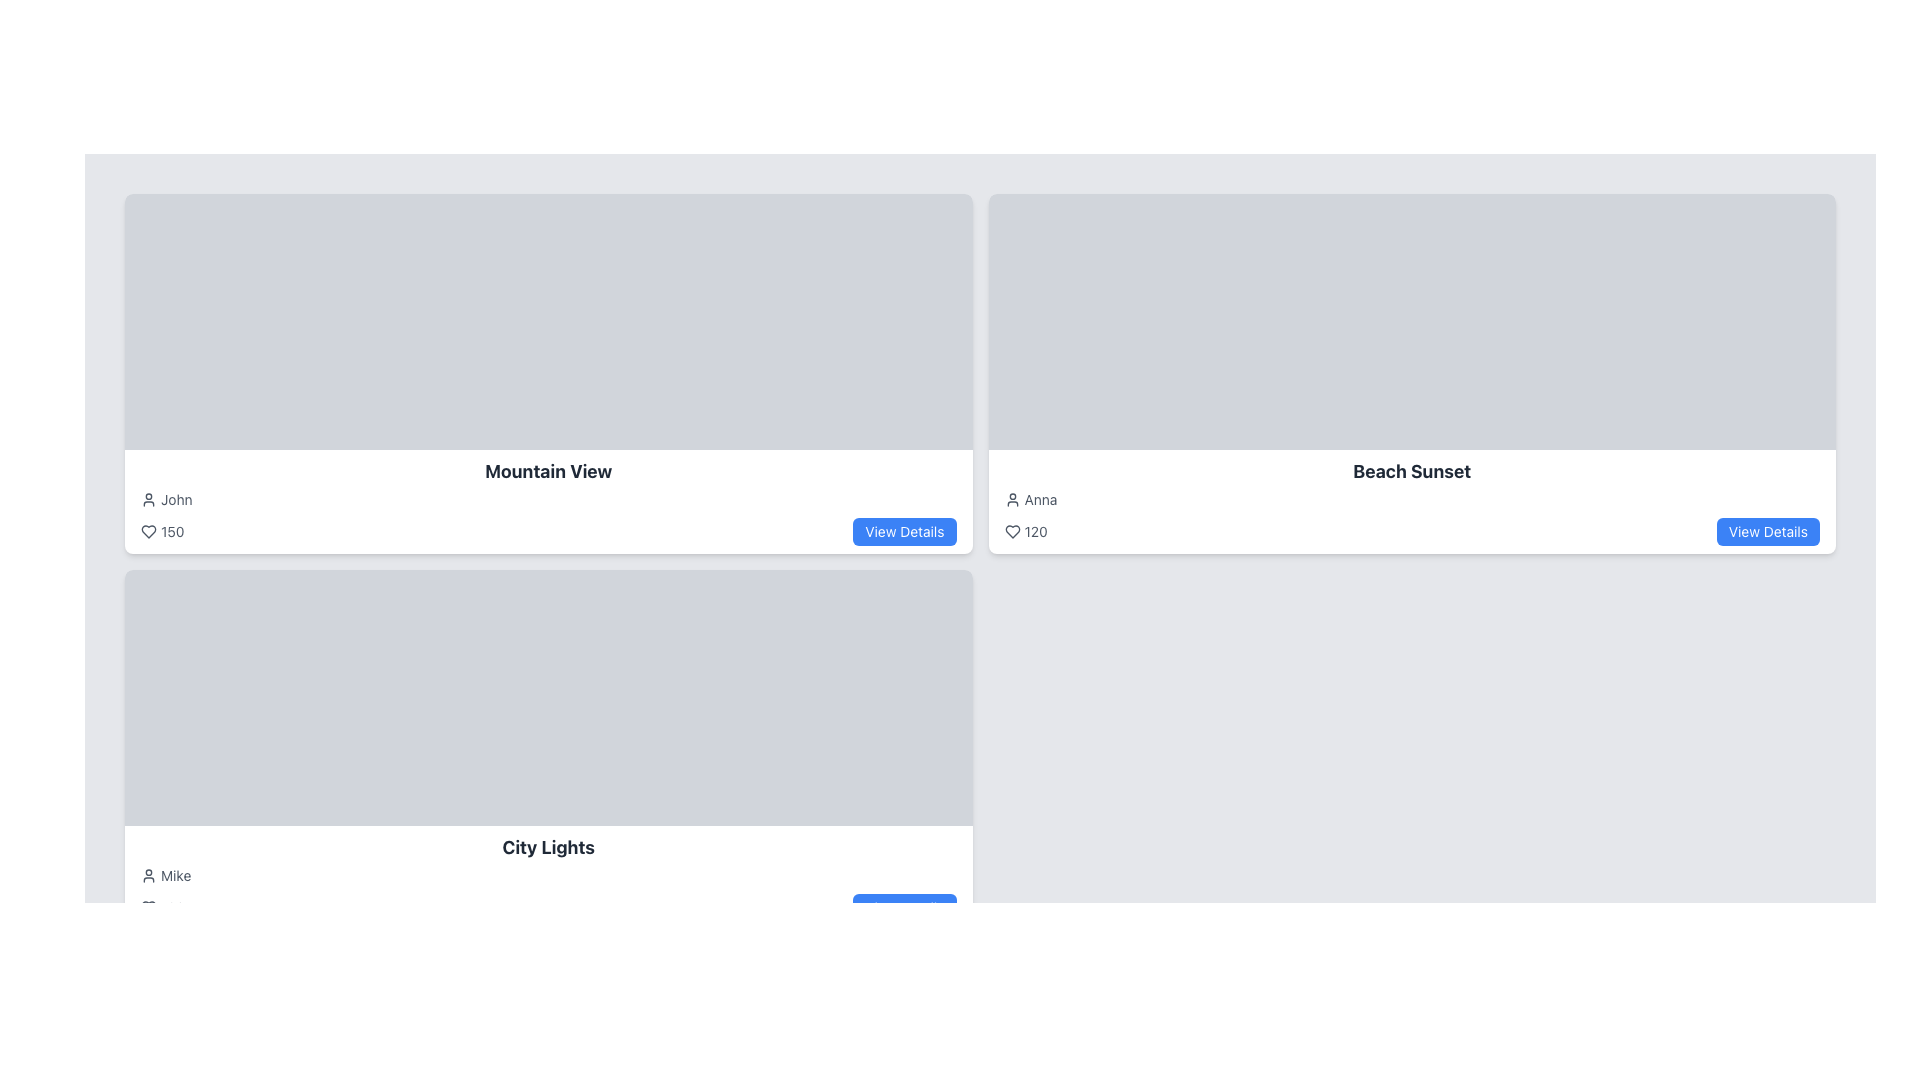 This screenshot has width=1920, height=1080. Describe the element at coordinates (548, 320) in the screenshot. I see `the Image Placeholder located in the upper part of the card displaying property details, which has a light gray background and is positioned in the top-left corner of the grid layout` at that location.